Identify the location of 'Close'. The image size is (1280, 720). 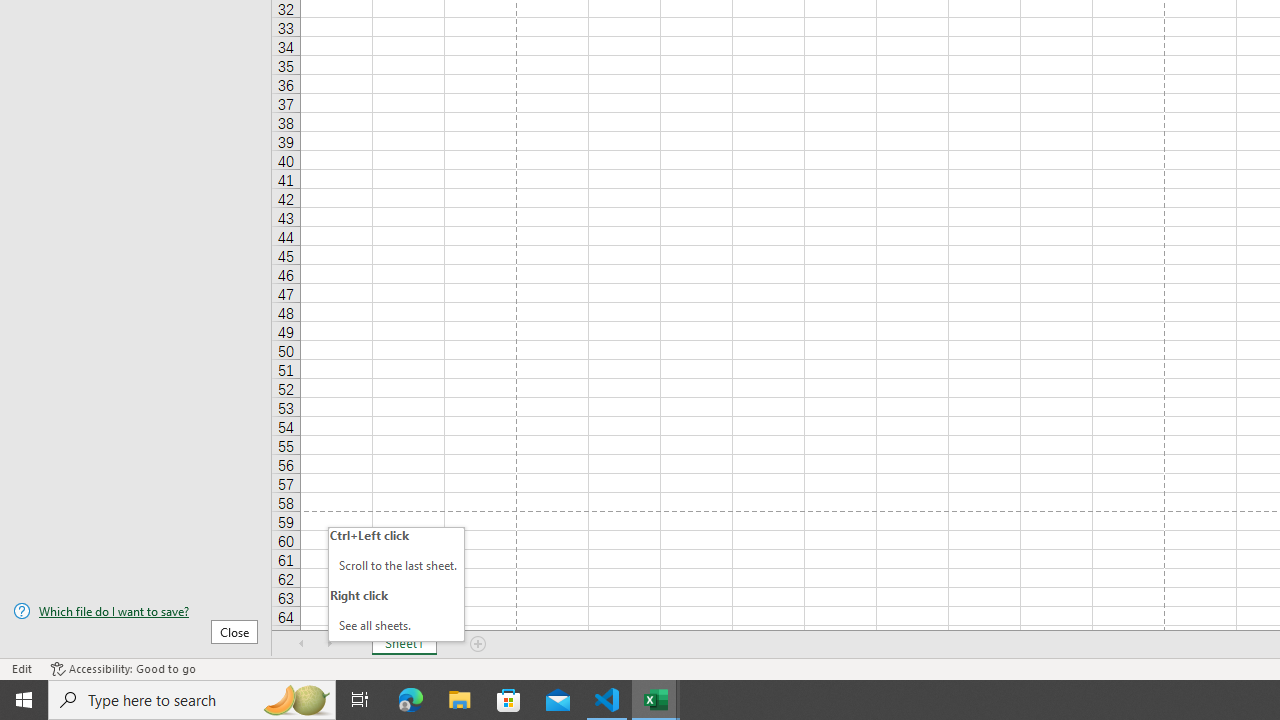
(234, 631).